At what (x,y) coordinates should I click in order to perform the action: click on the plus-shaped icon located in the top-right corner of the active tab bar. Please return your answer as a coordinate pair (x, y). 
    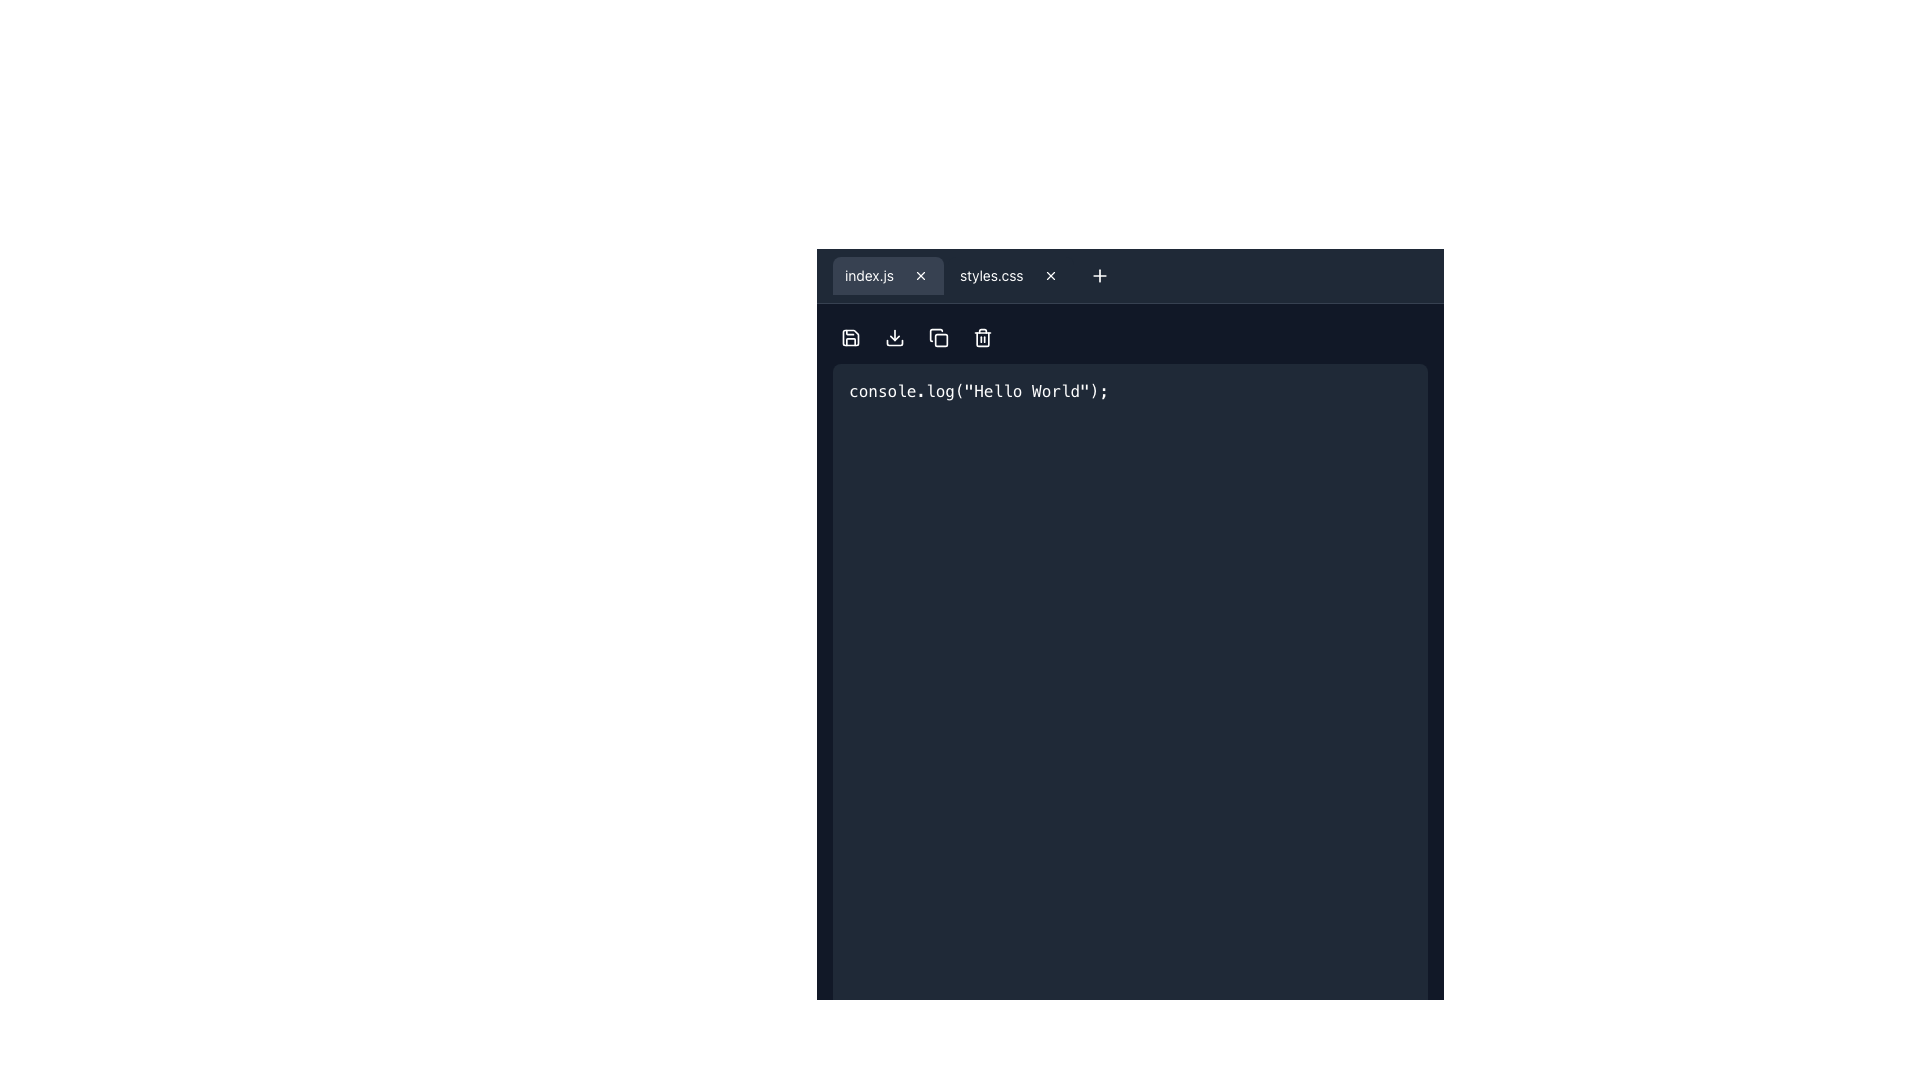
    Looking at the image, I should click on (1098, 276).